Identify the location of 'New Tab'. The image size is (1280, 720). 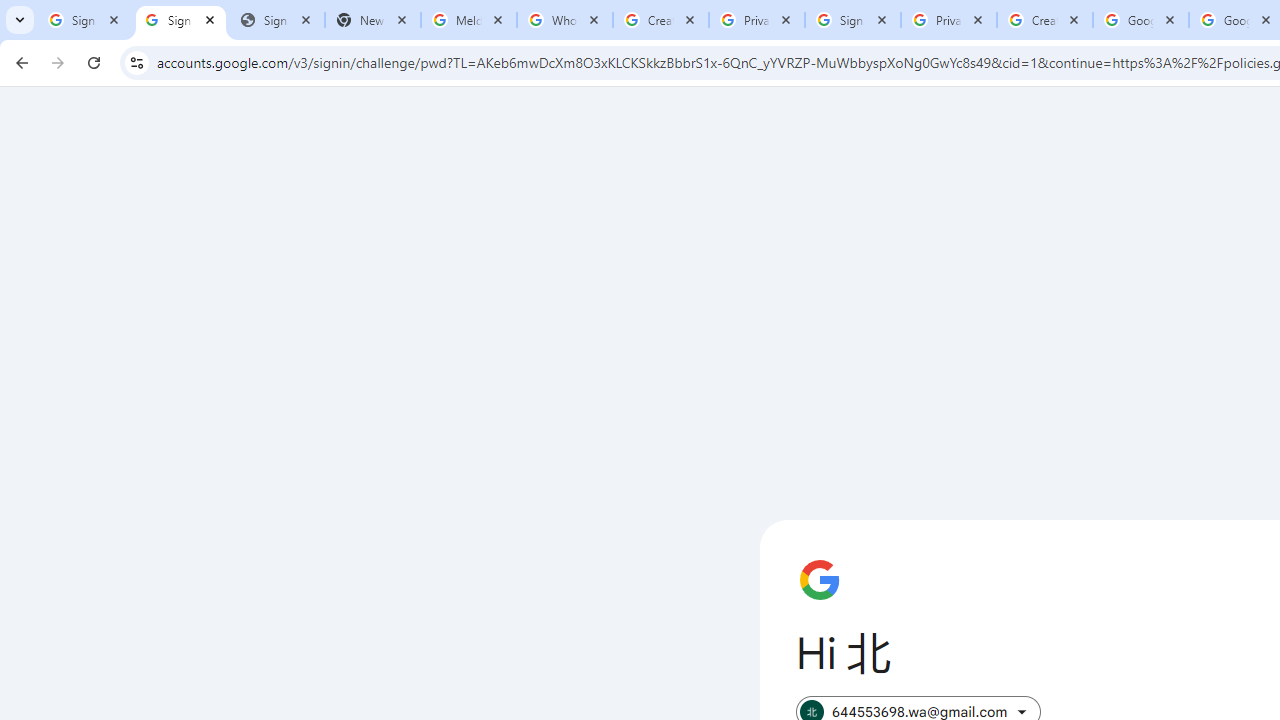
(373, 20).